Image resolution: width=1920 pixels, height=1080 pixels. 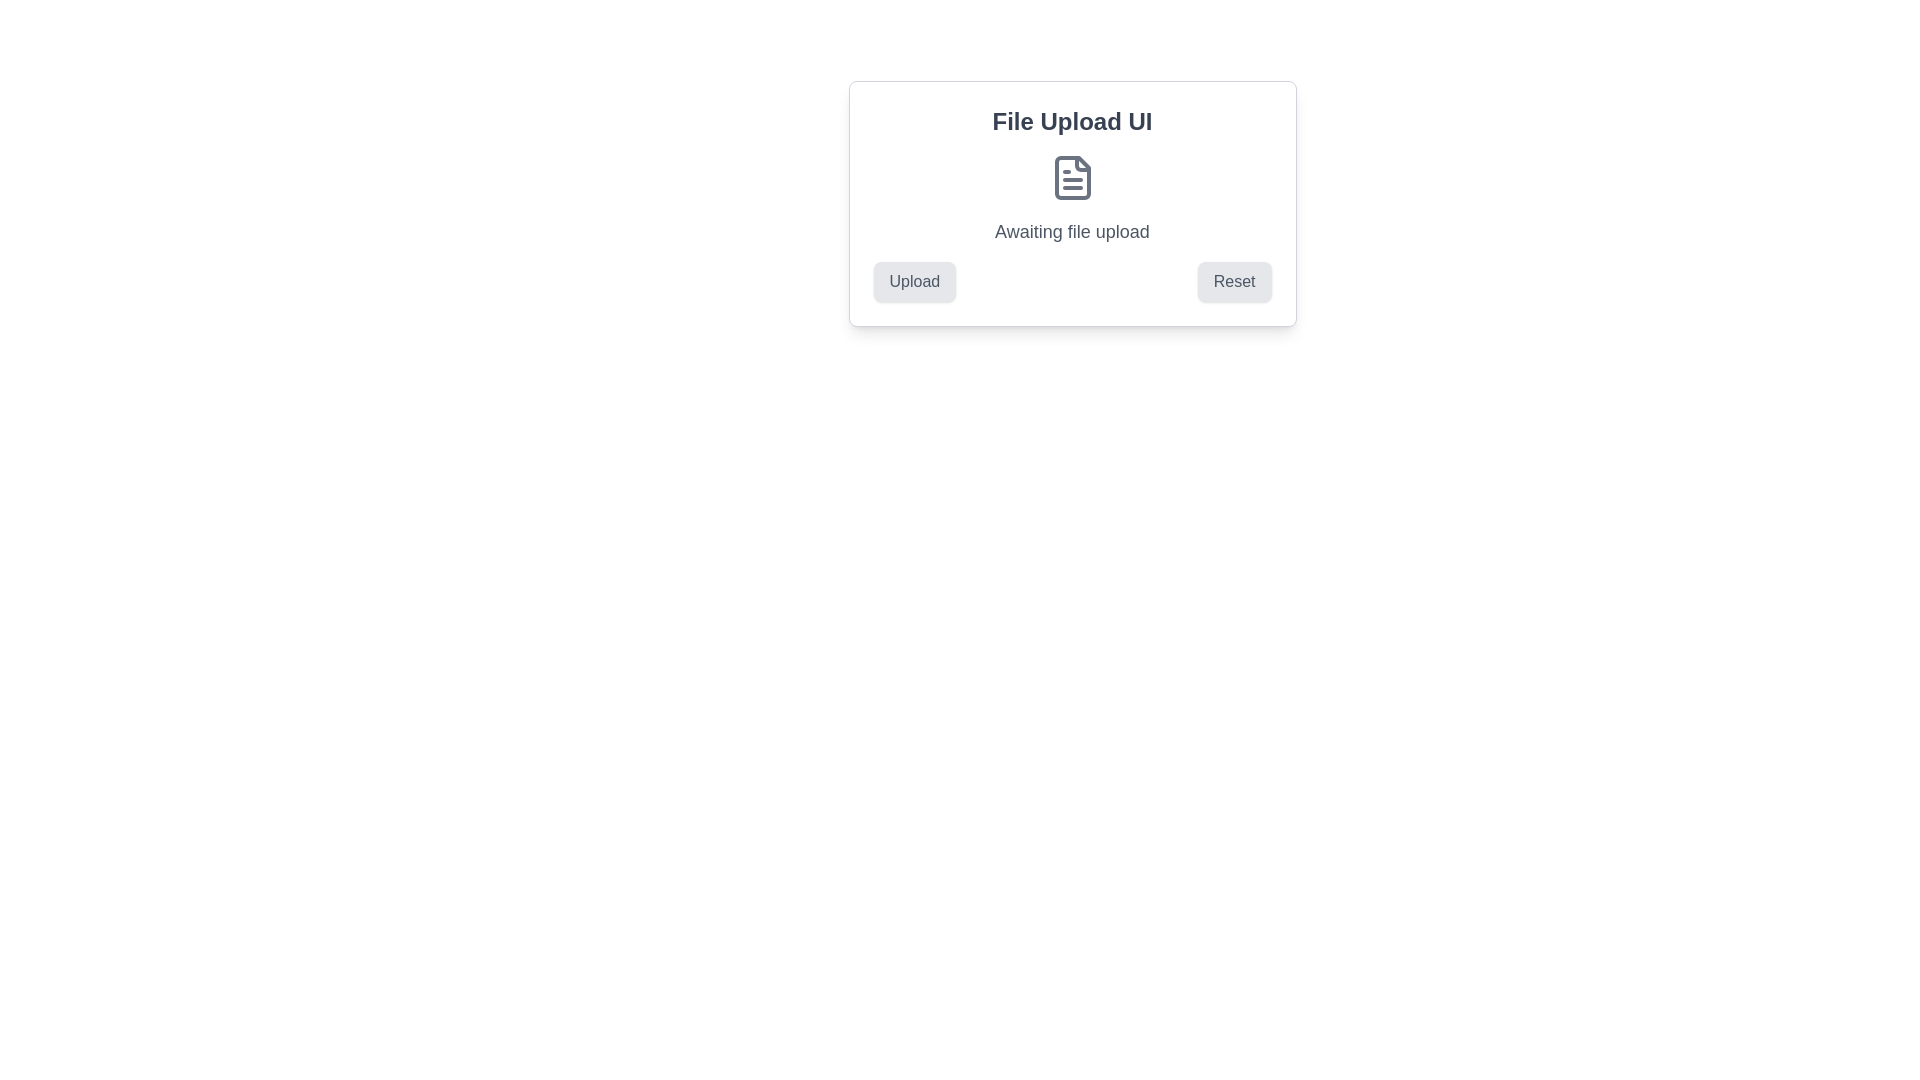 What do you see at coordinates (1071, 230) in the screenshot?
I see `the status message text block indicating that the system is waiting for the user to upload a file, which is located below a file icon and above the 'Upload' and 'Reset' buttons` at bounding box center [1071, 230].